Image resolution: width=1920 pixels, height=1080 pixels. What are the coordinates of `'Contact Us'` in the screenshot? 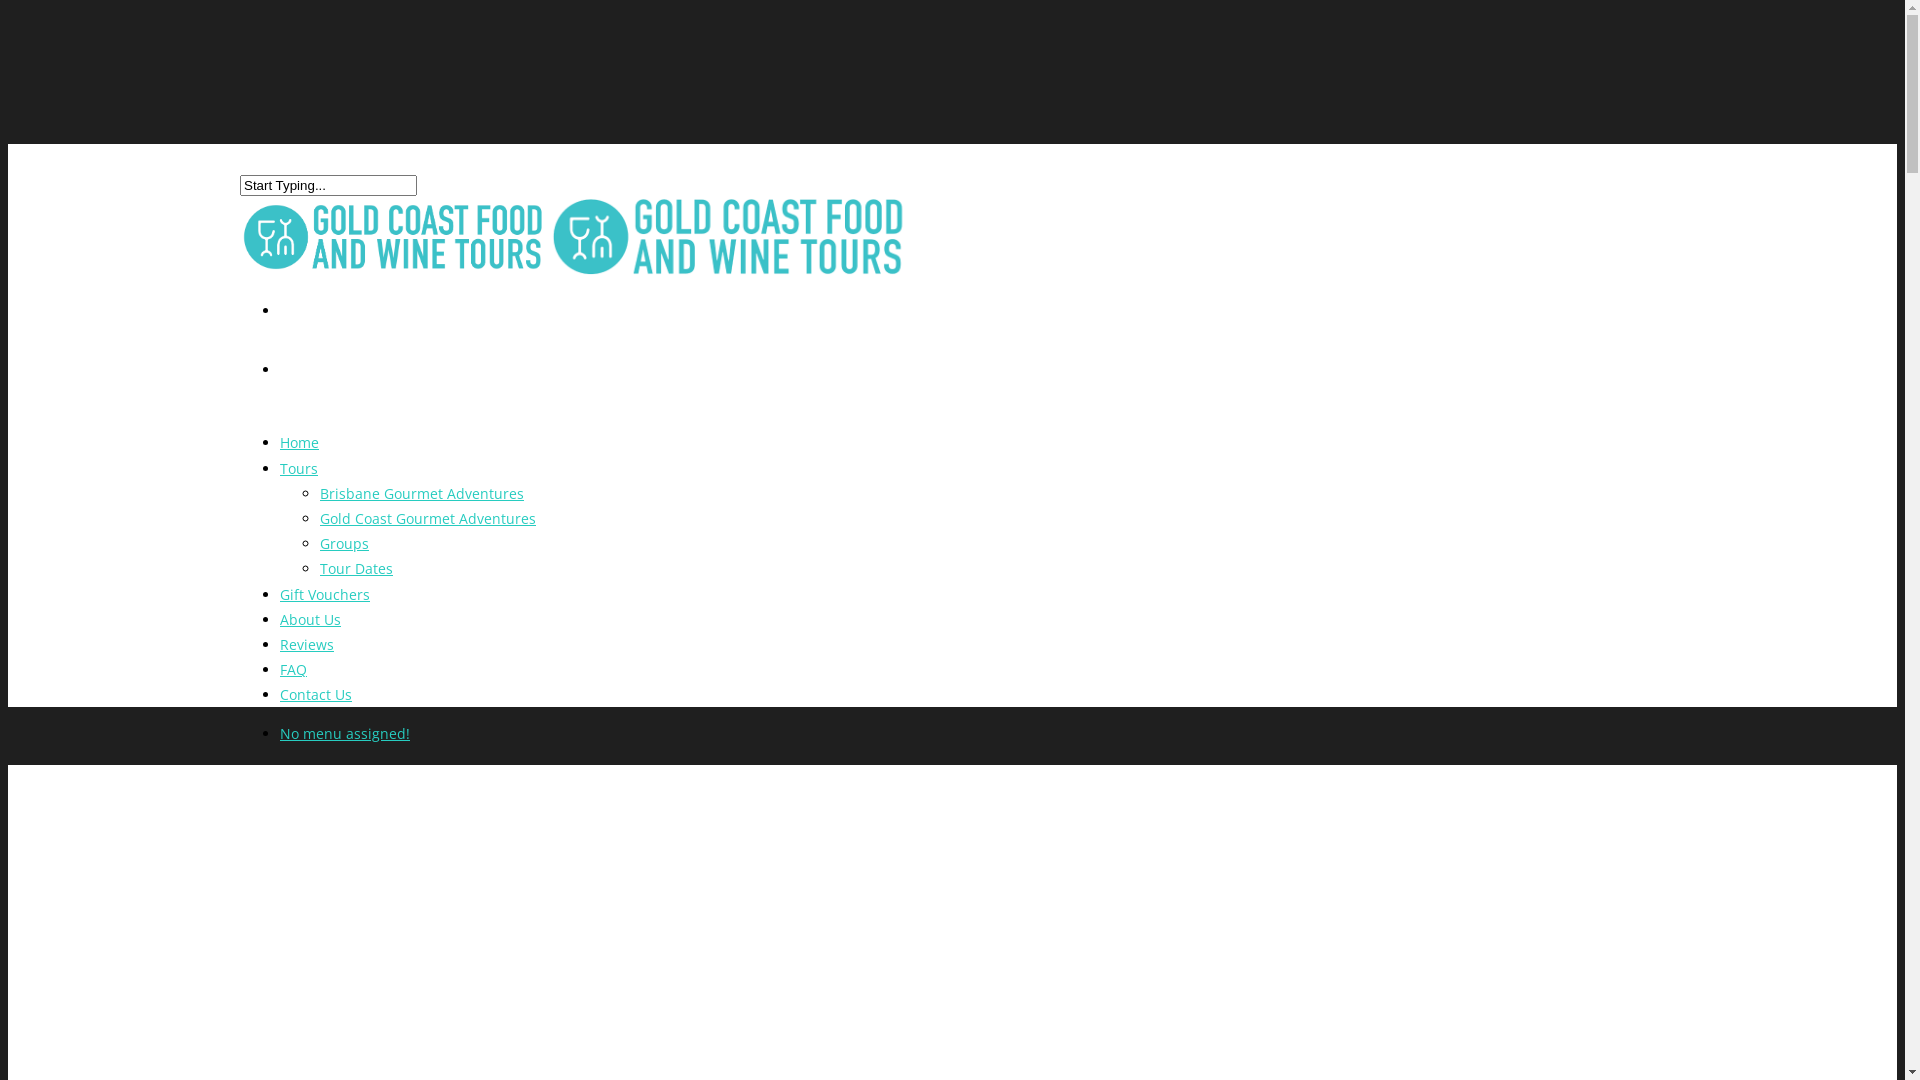 It's located at (315, 707).